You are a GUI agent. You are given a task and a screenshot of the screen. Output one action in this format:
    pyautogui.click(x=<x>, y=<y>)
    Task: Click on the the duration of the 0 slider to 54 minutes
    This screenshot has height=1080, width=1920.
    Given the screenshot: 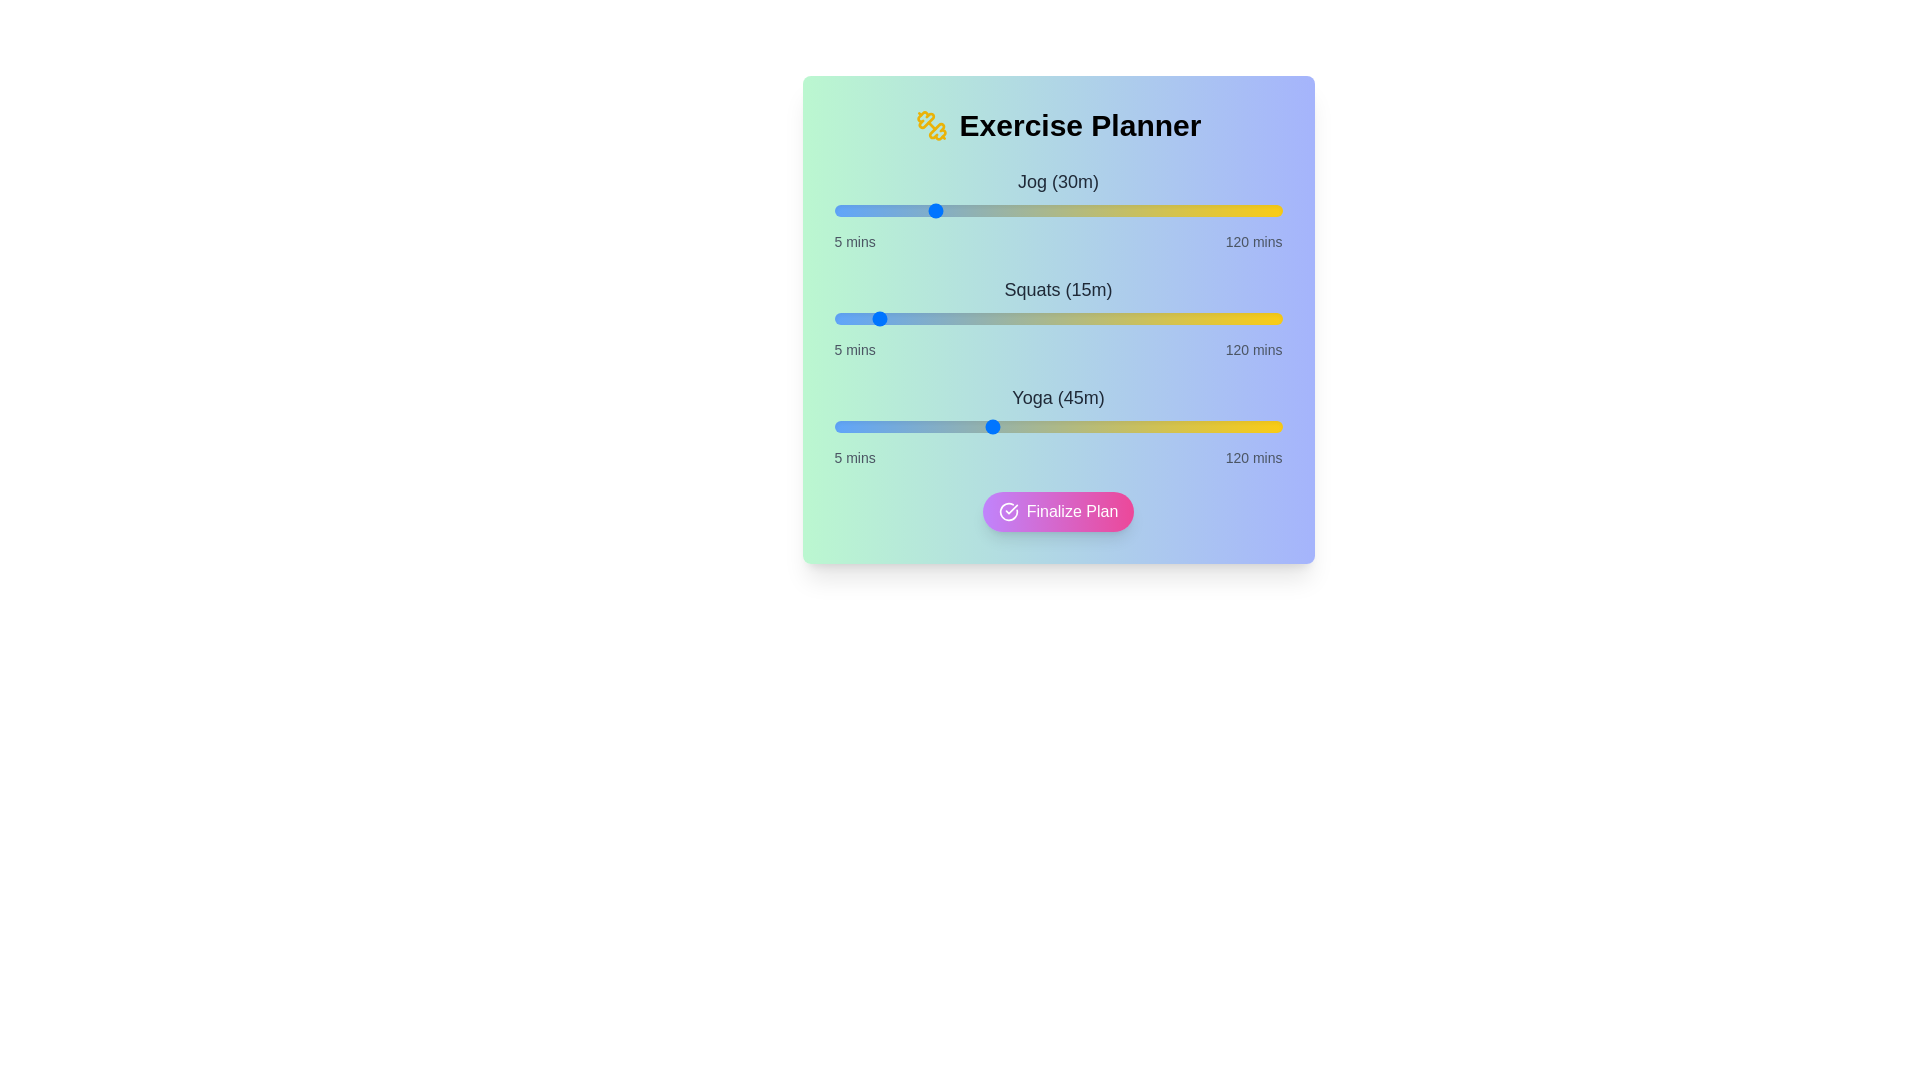 What is the action you would take?
    pyautogui.click(x=1025, y=211)
    